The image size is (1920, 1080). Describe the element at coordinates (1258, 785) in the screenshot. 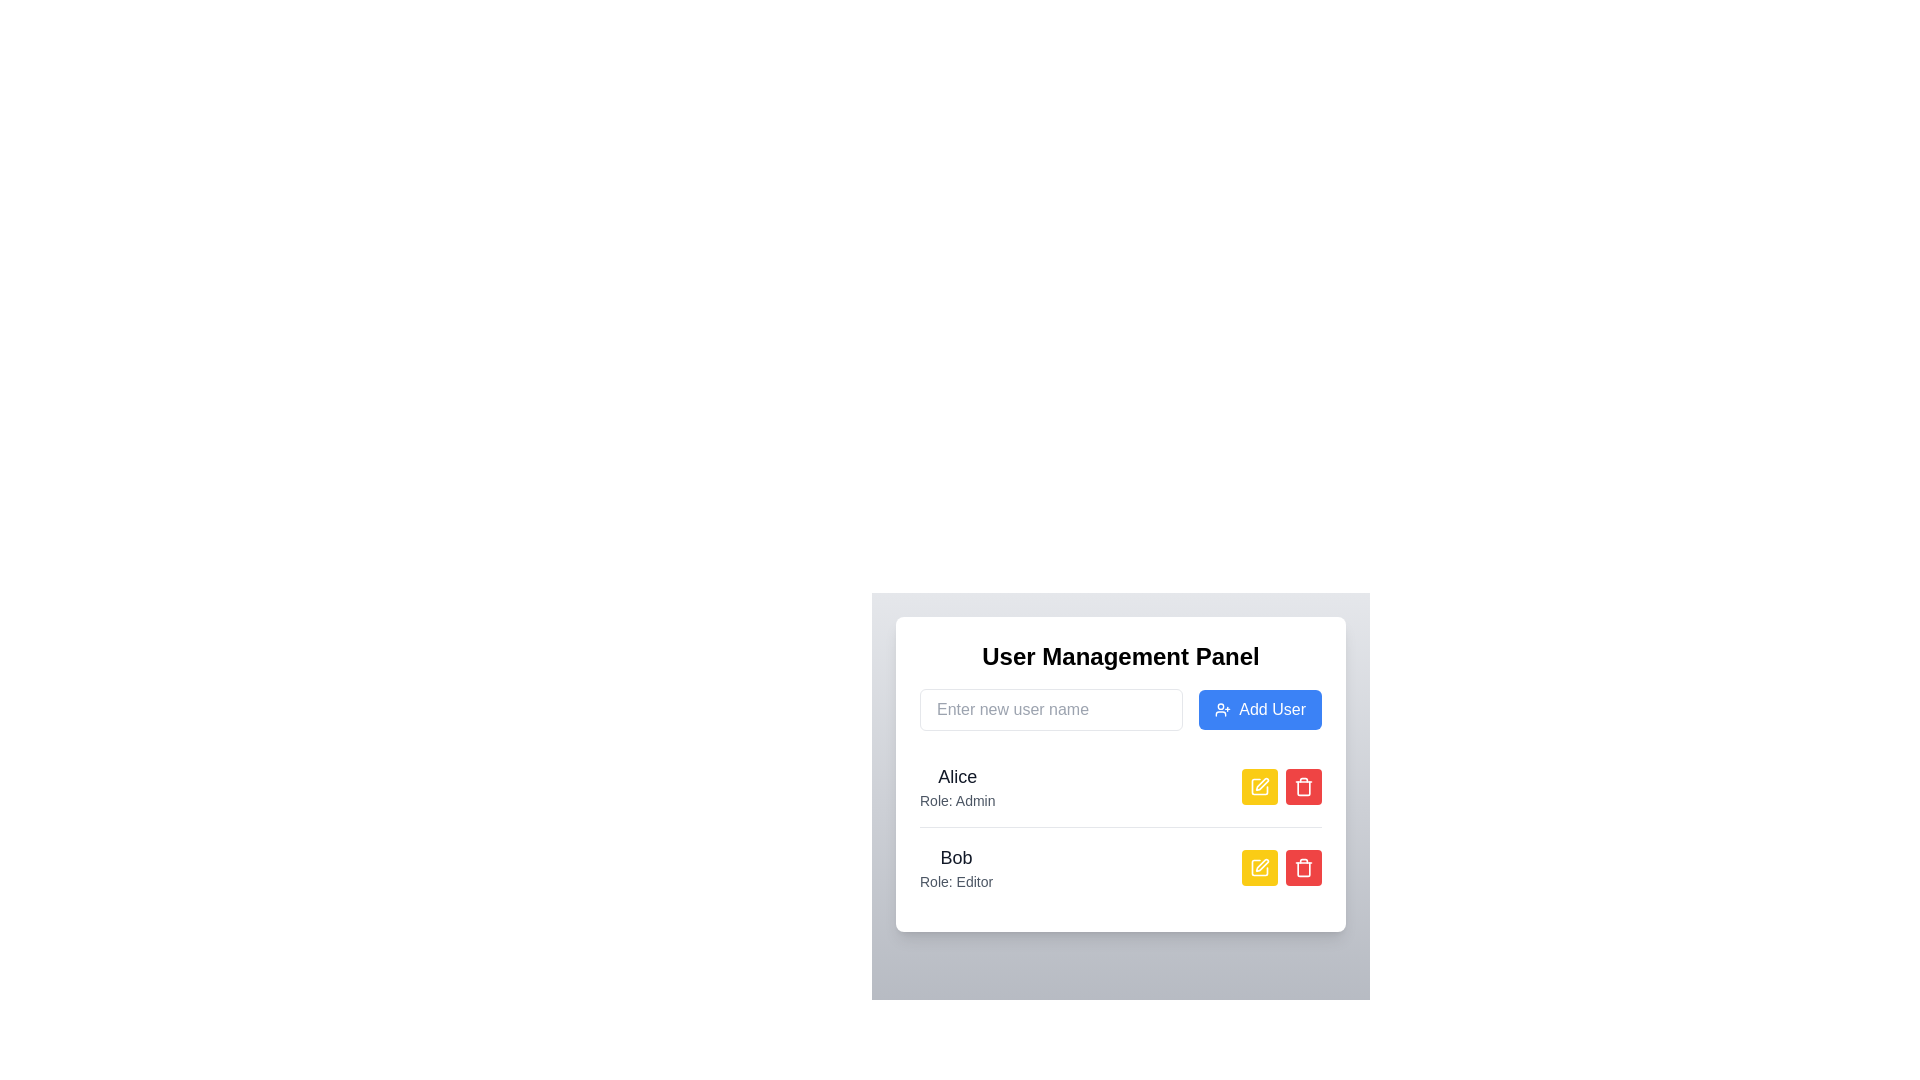

I see `the edit button (pen icon) located to the right of the user named 'Alice' in the user panel to initiate editing` at that location.